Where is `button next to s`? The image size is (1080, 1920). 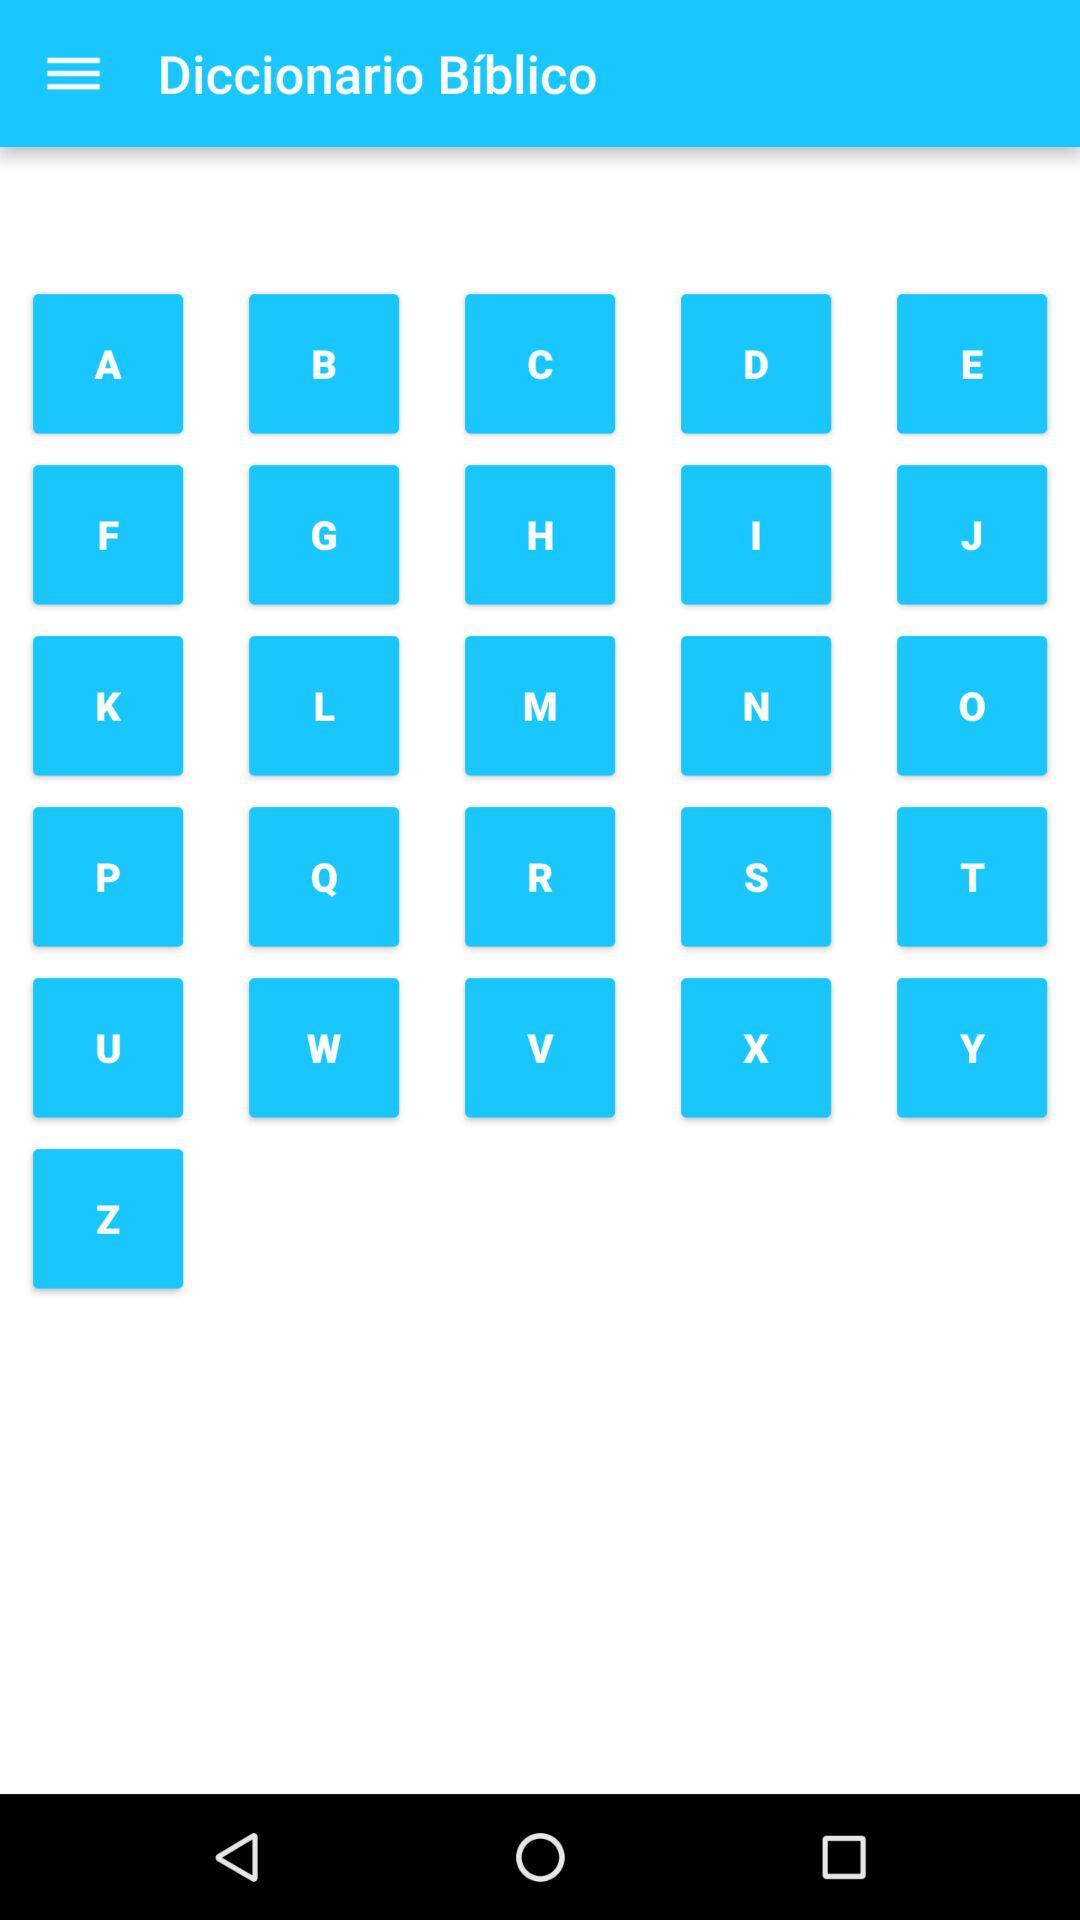
button next to s is located at coordinates (540, 1046).